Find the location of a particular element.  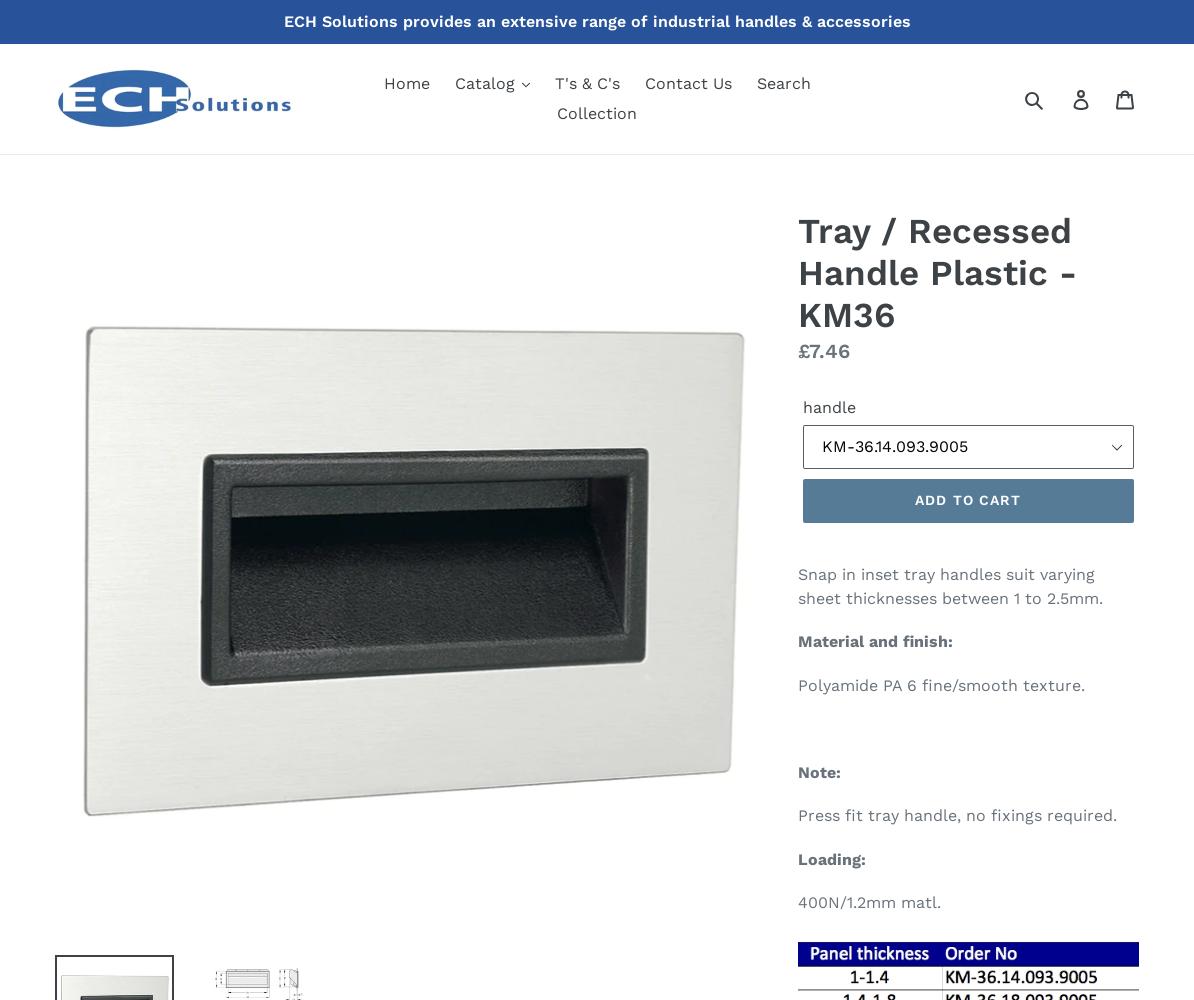

'400N/1.2mm matl.' is located at coordinates (868, 902).